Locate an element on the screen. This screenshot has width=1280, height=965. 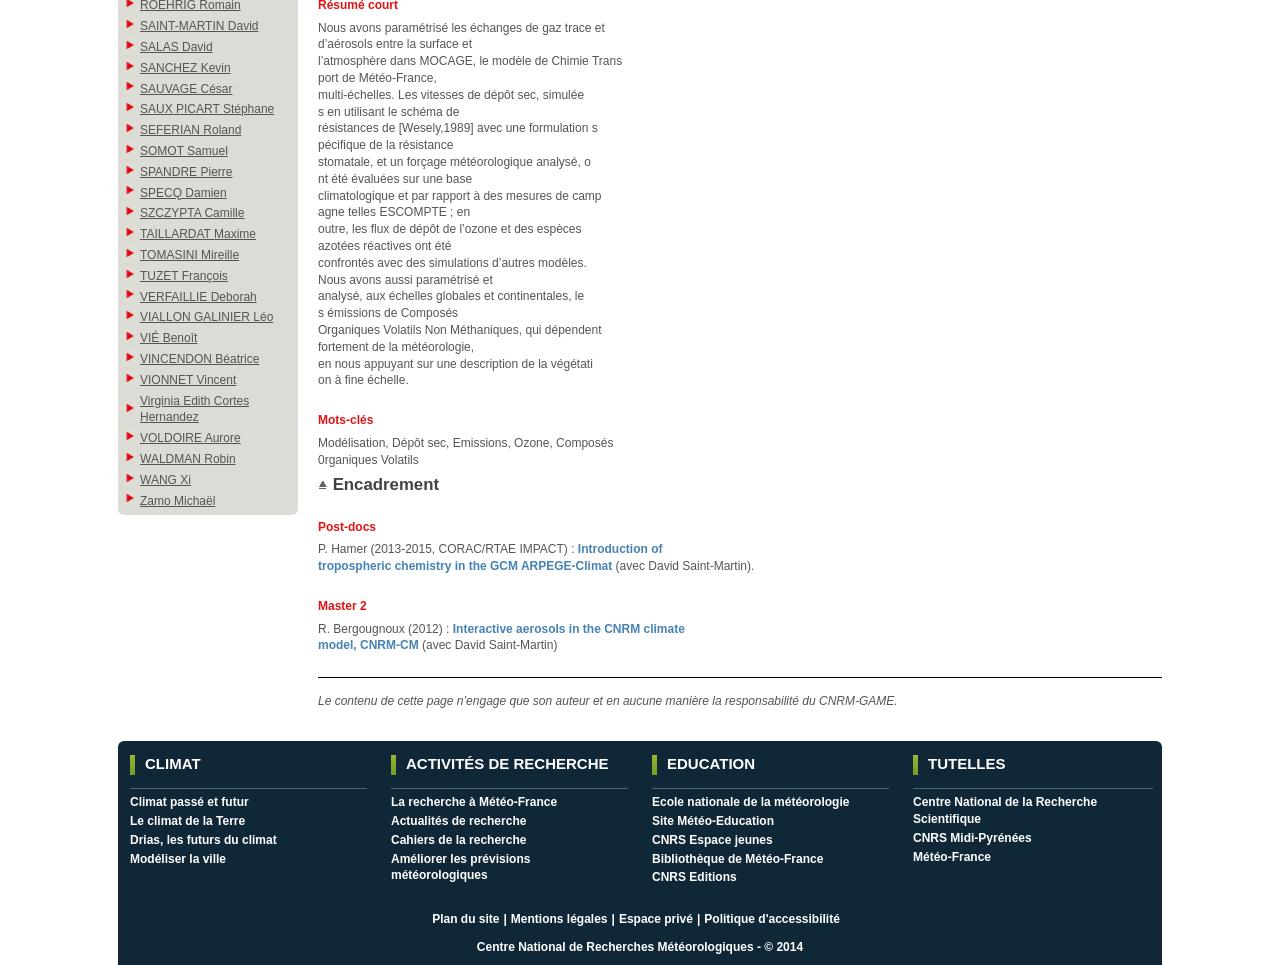
'TOMASINI Mireille' is located at coordinates (189, 253).